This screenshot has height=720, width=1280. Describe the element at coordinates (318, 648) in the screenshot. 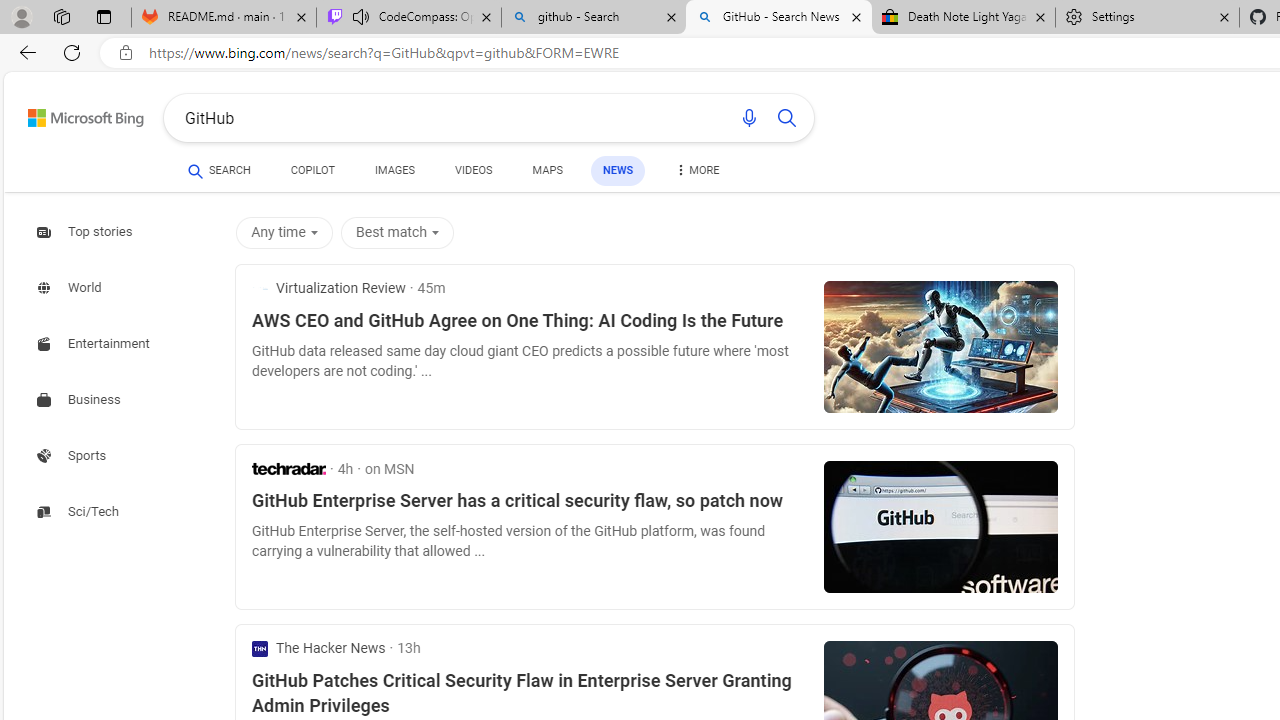

I see `'Search news from The Hacker News'` at that location.